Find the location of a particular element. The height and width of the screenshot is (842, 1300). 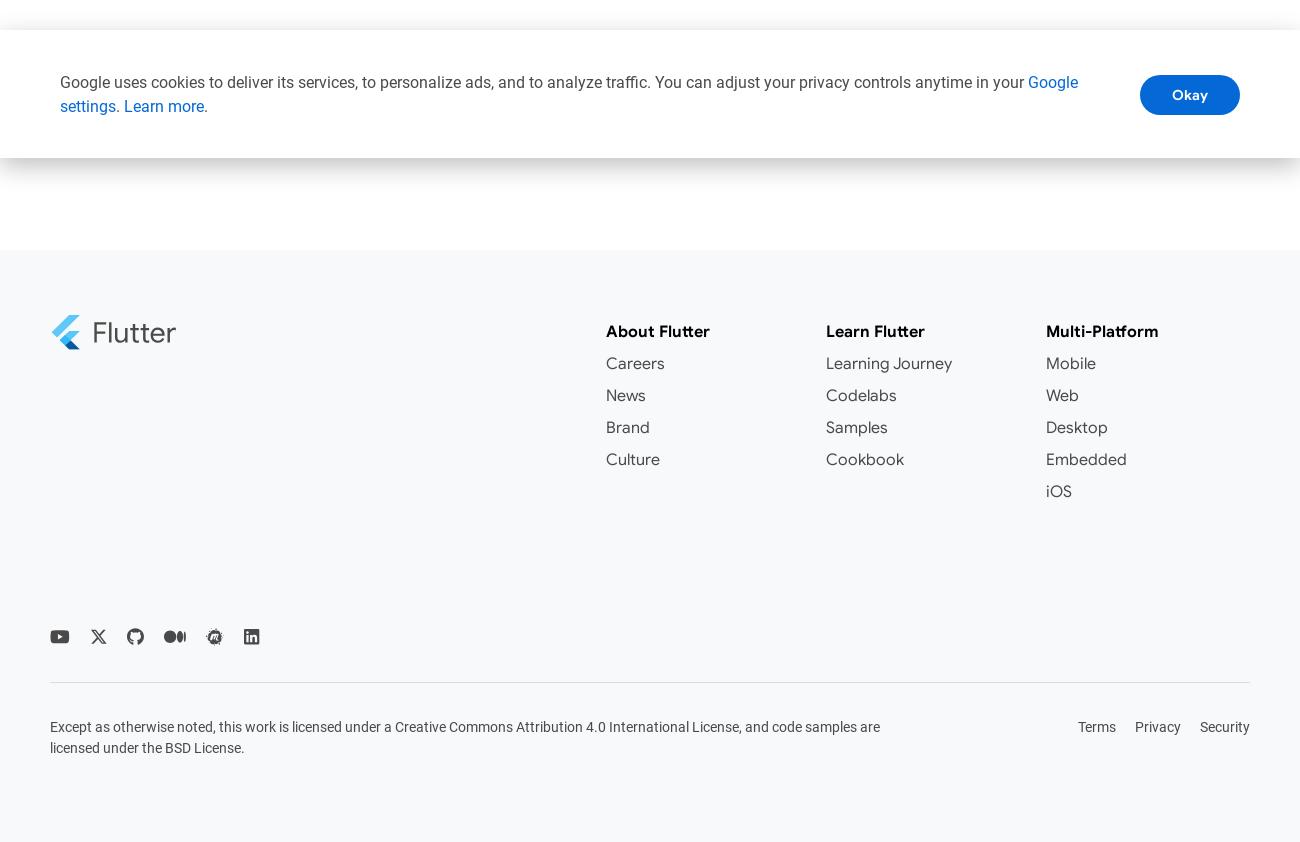

'Cookbook' is located at coordinates (865, 457).